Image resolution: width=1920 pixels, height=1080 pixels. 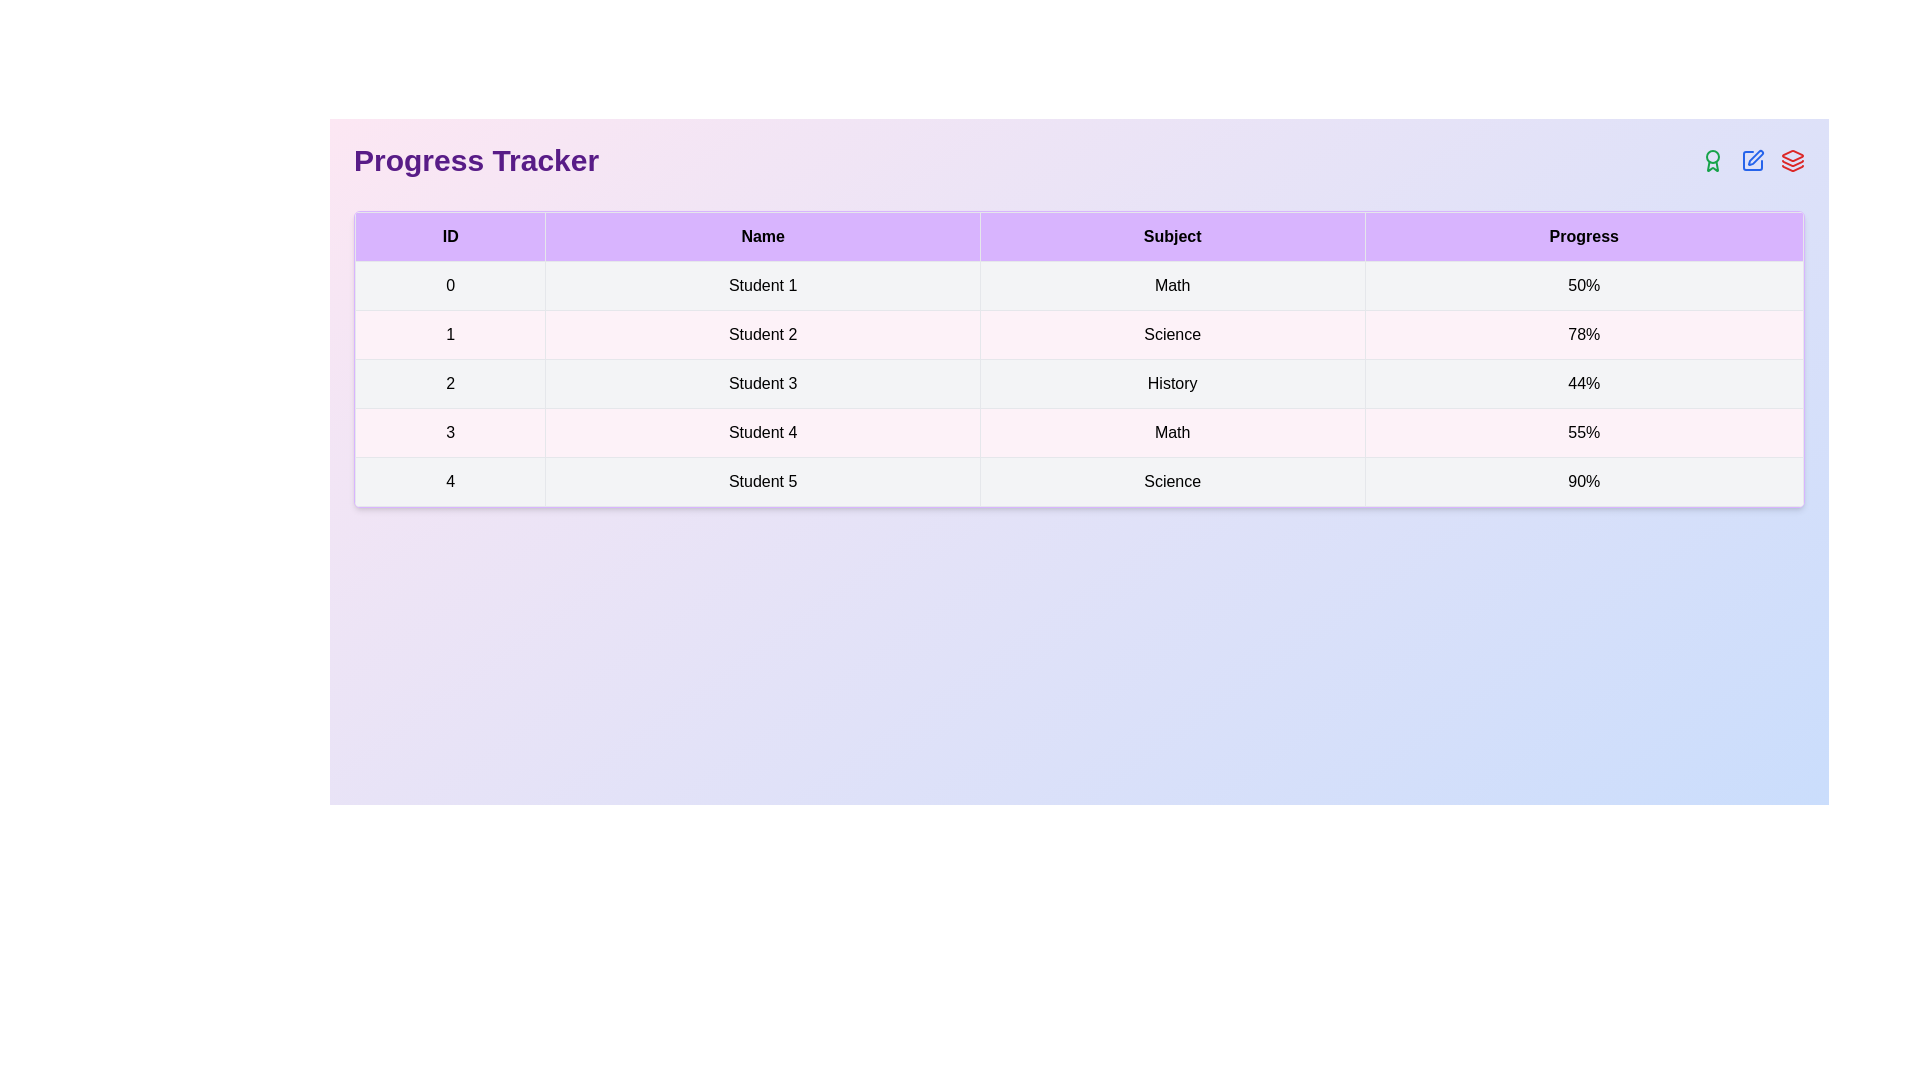 What do you see at coordinates (1712, 160) in the screenshot?
I see `the Award icon in the header` at bounding box center [1712, 160].